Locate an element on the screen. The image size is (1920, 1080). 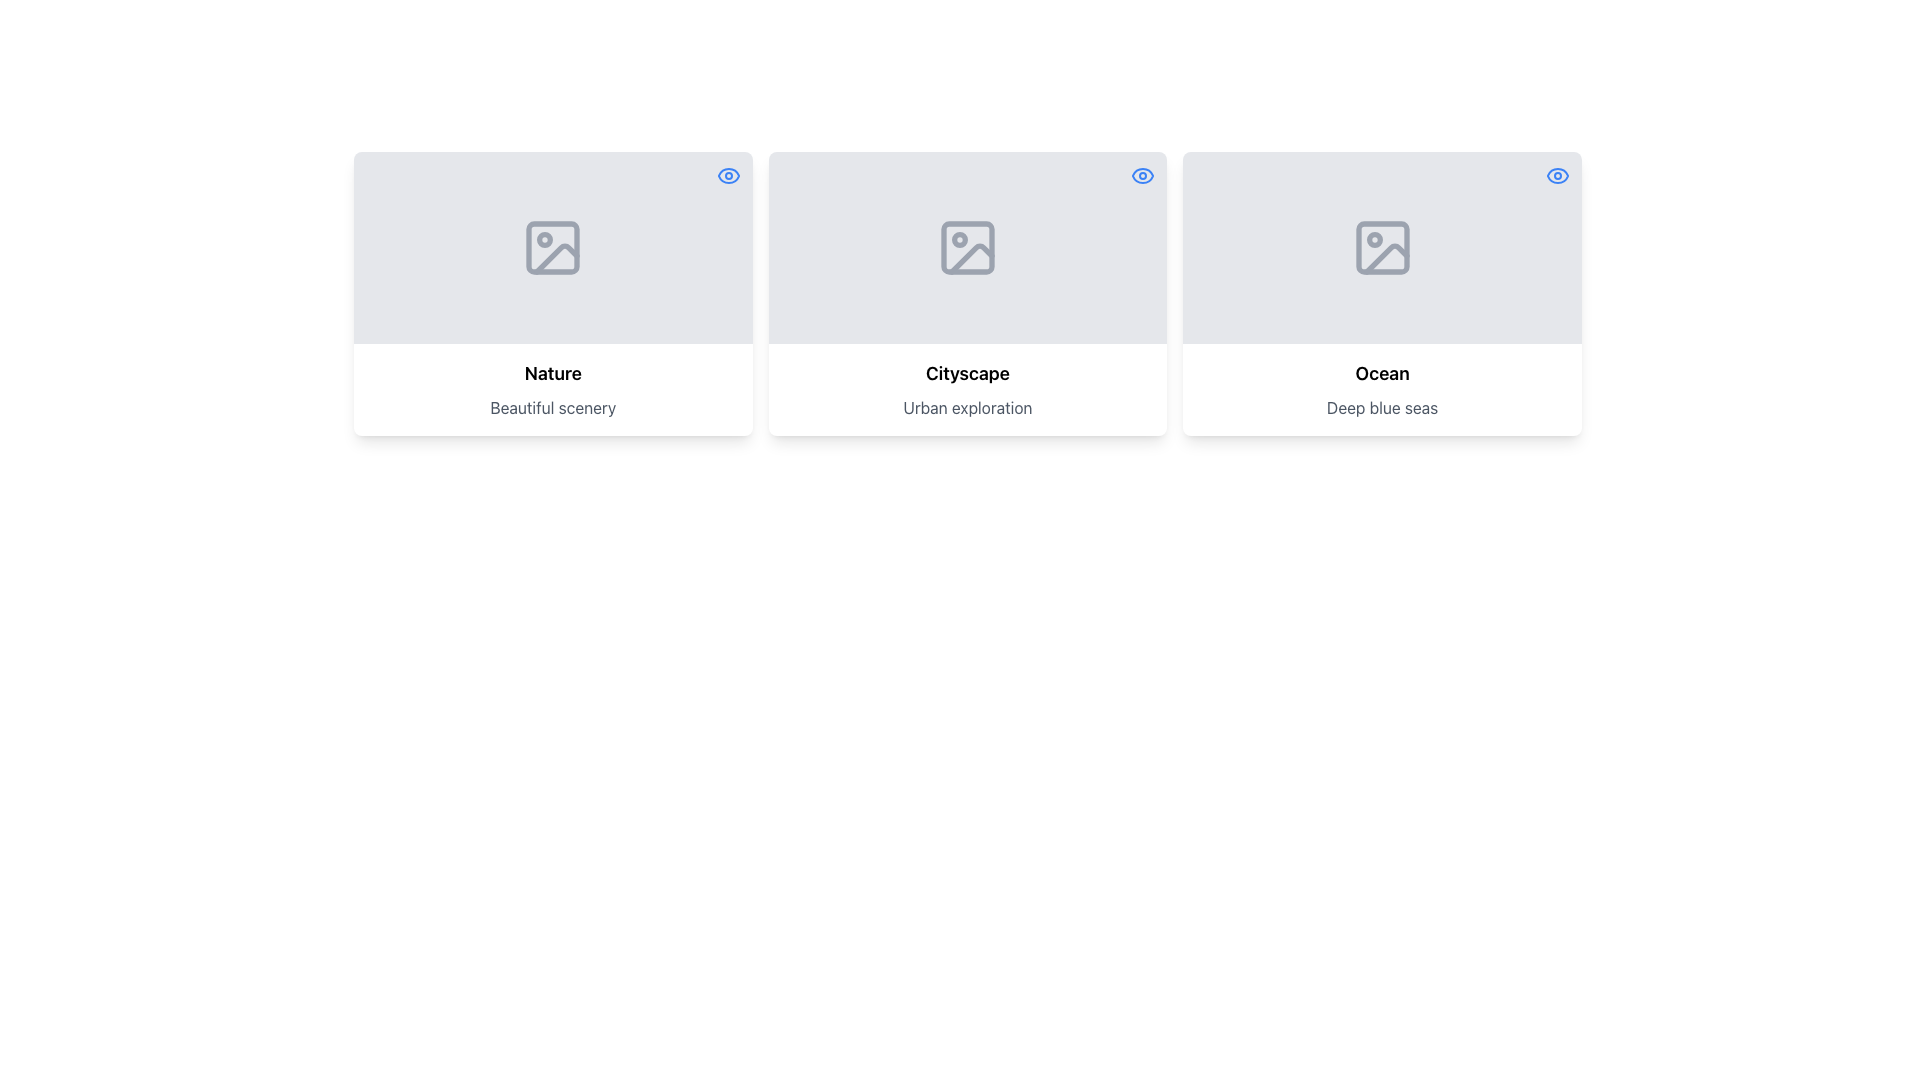
the decorative circle inside the 'Cityscape' card icon, located in the top-left corner of the graphical placeholder is located at coordinates (960, 238).